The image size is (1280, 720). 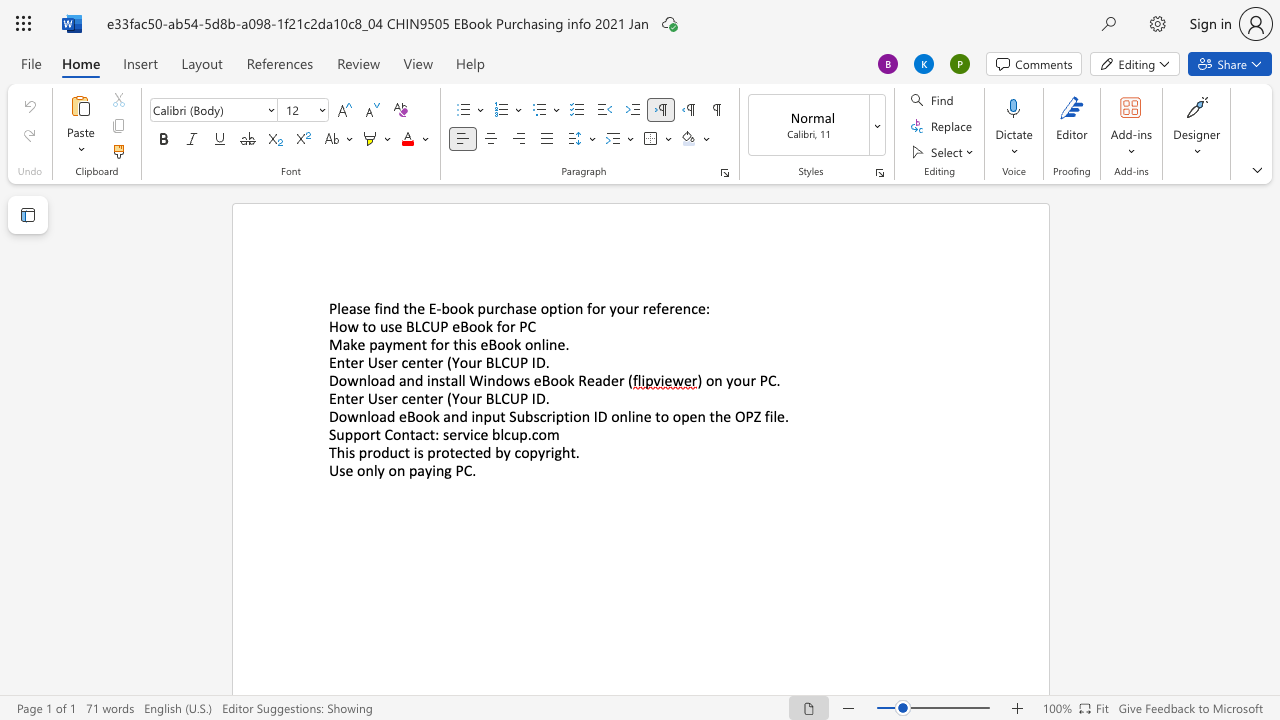 I want to click on the subset text "center (Your BLCUP ID" within the text "Enter User center (Your BLCUP ID", so click(x=400, y=362).